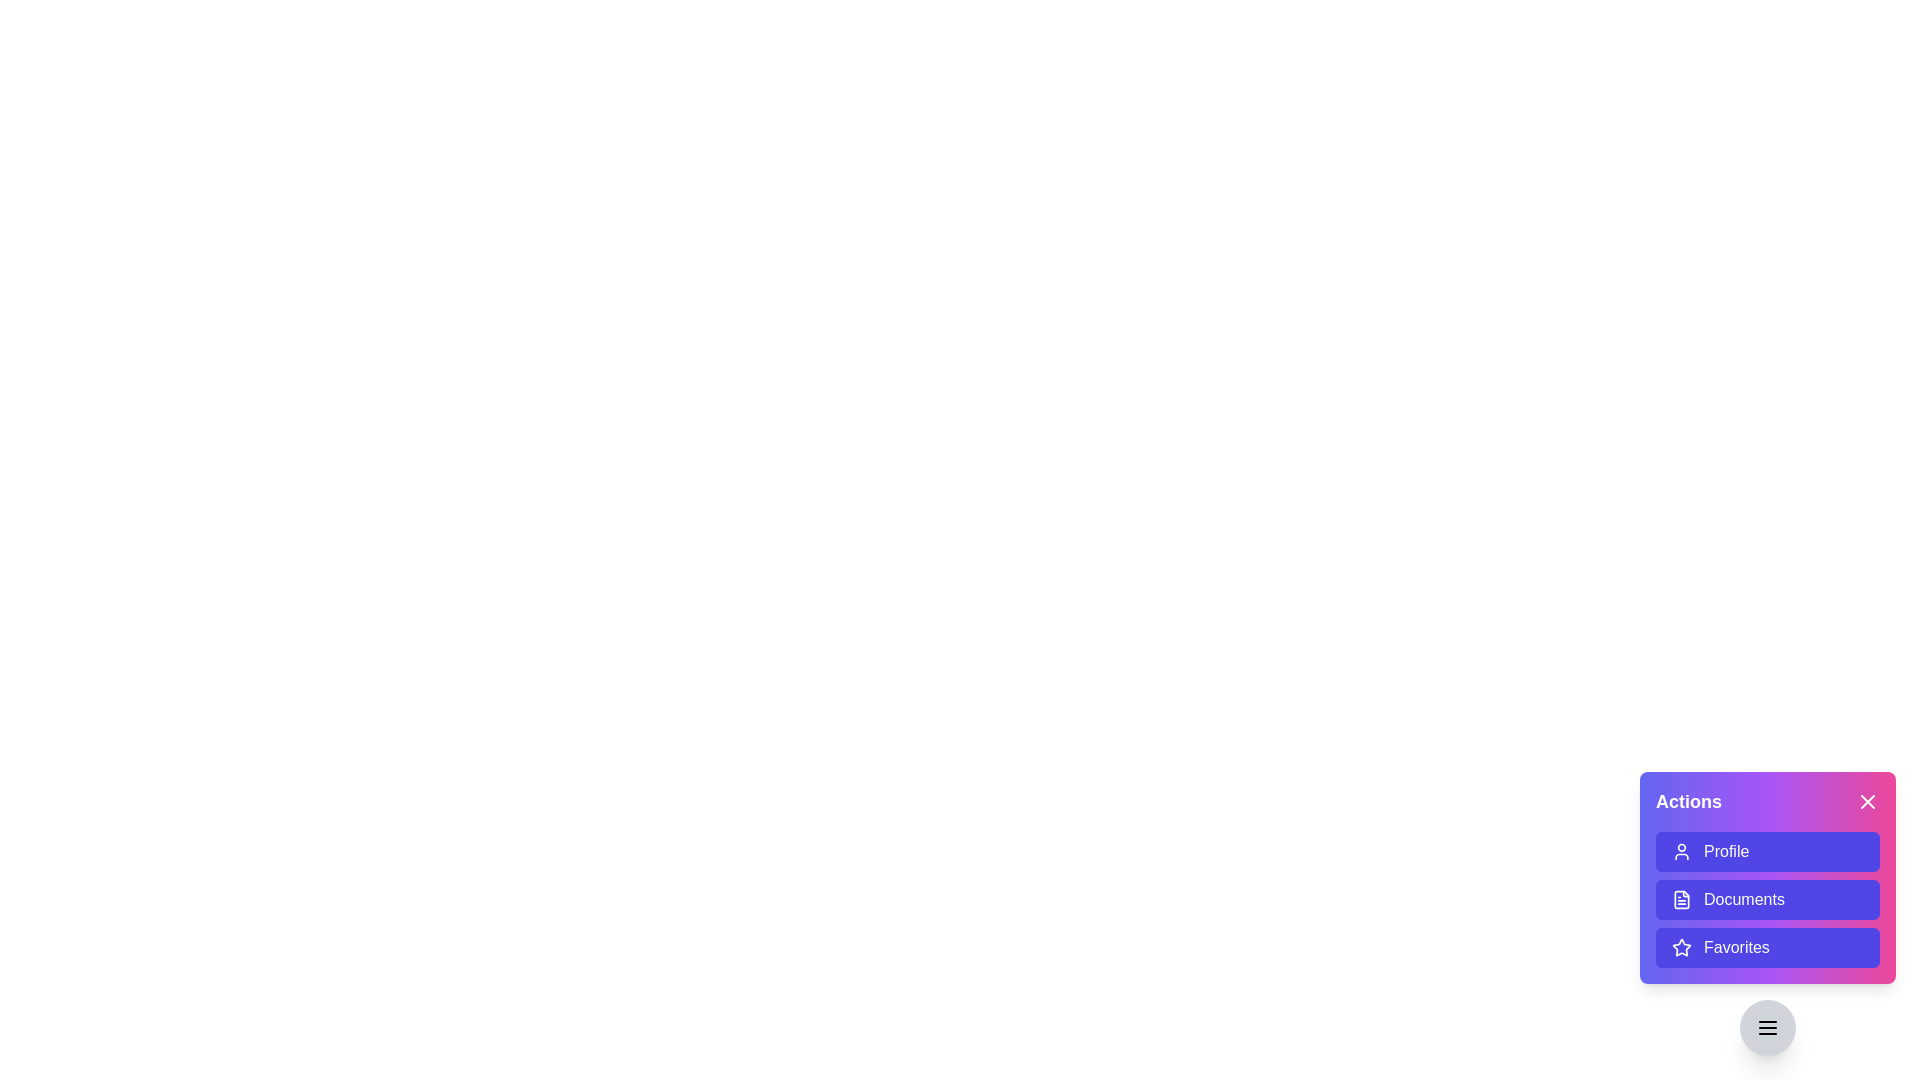 This screenshot has height=1080, width=1920. What do you see at coordinates (1767, 947) in the screenshot?
I see `the 'Favorites' interactive button using keyboard navigation for accessibility` at bounding box center [1767, 947].